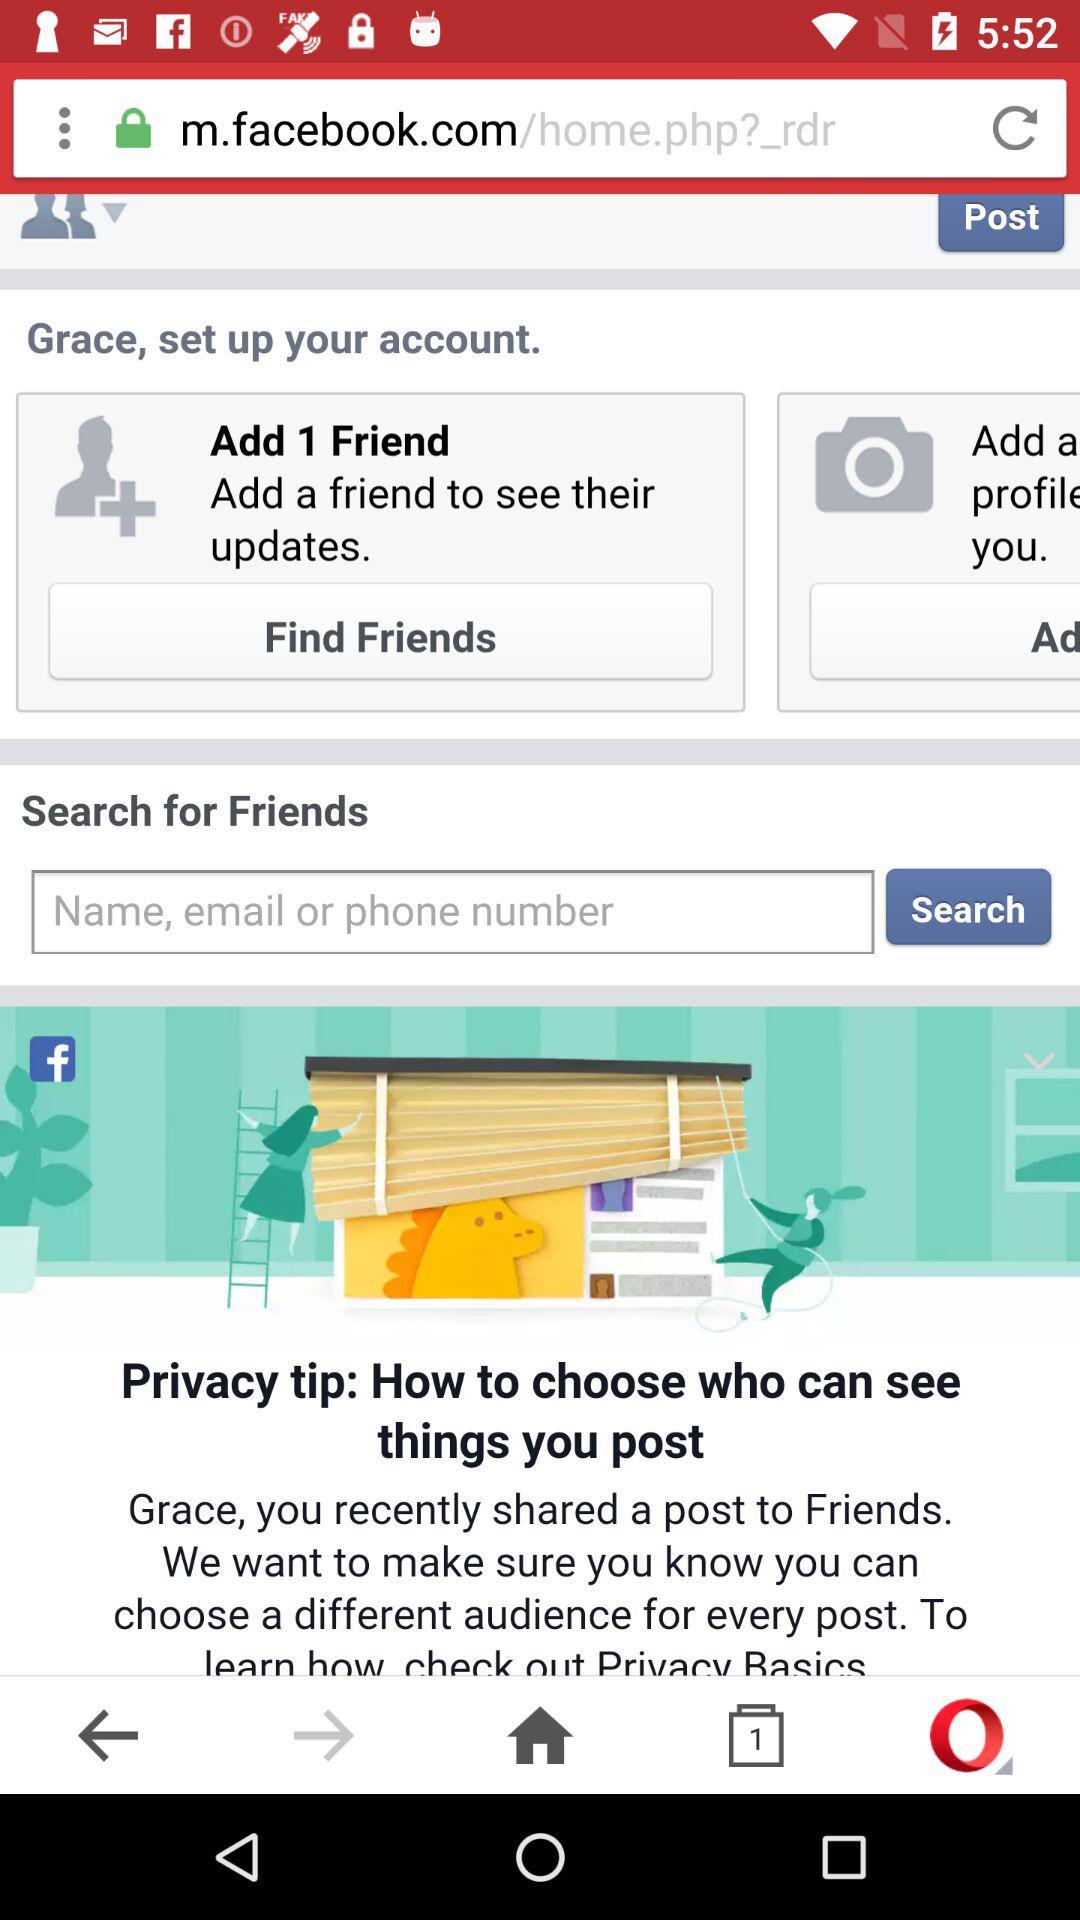  Describe the element at coordinates (323, 1734) in the screenshot. I see `the arrow_forward icon` at that location.